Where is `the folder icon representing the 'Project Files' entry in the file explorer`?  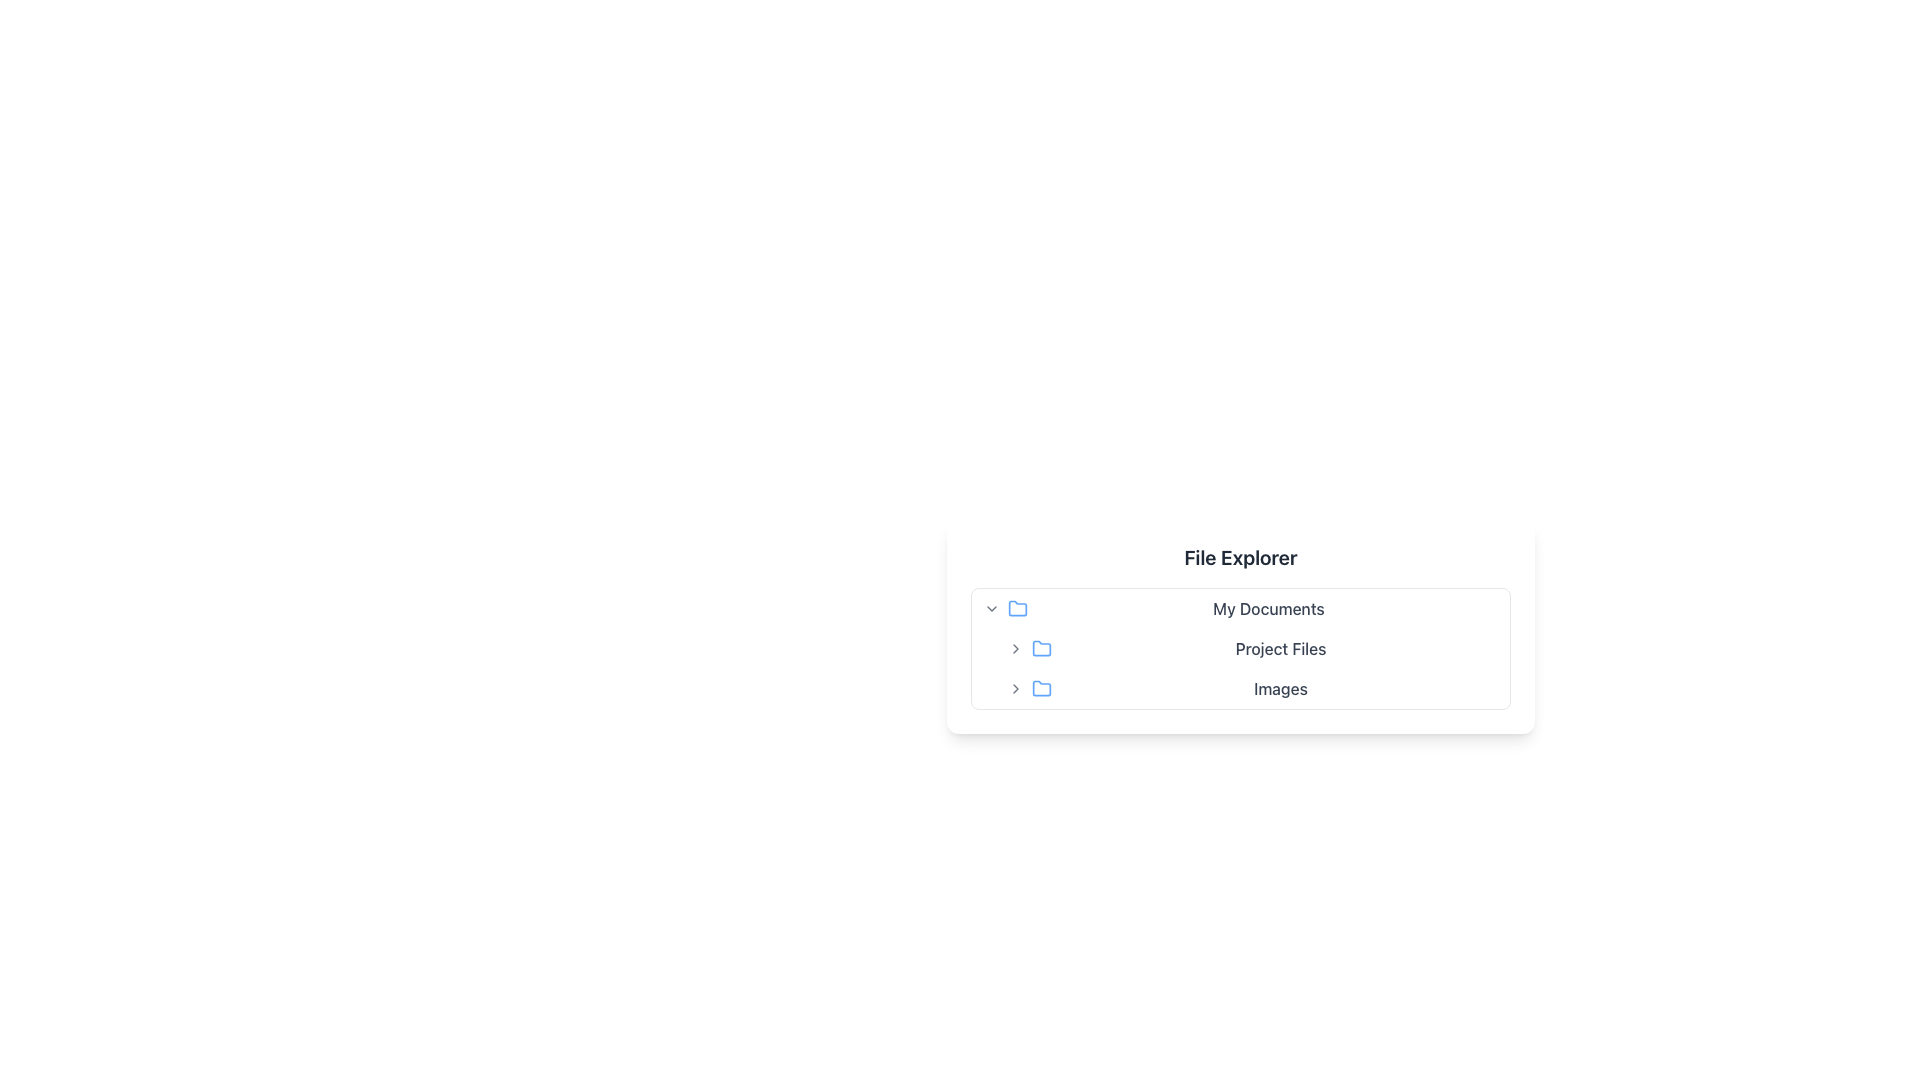
the folder icon representing the 'Project Files' entry in the file explorer is located at coordinates (1040, 648).